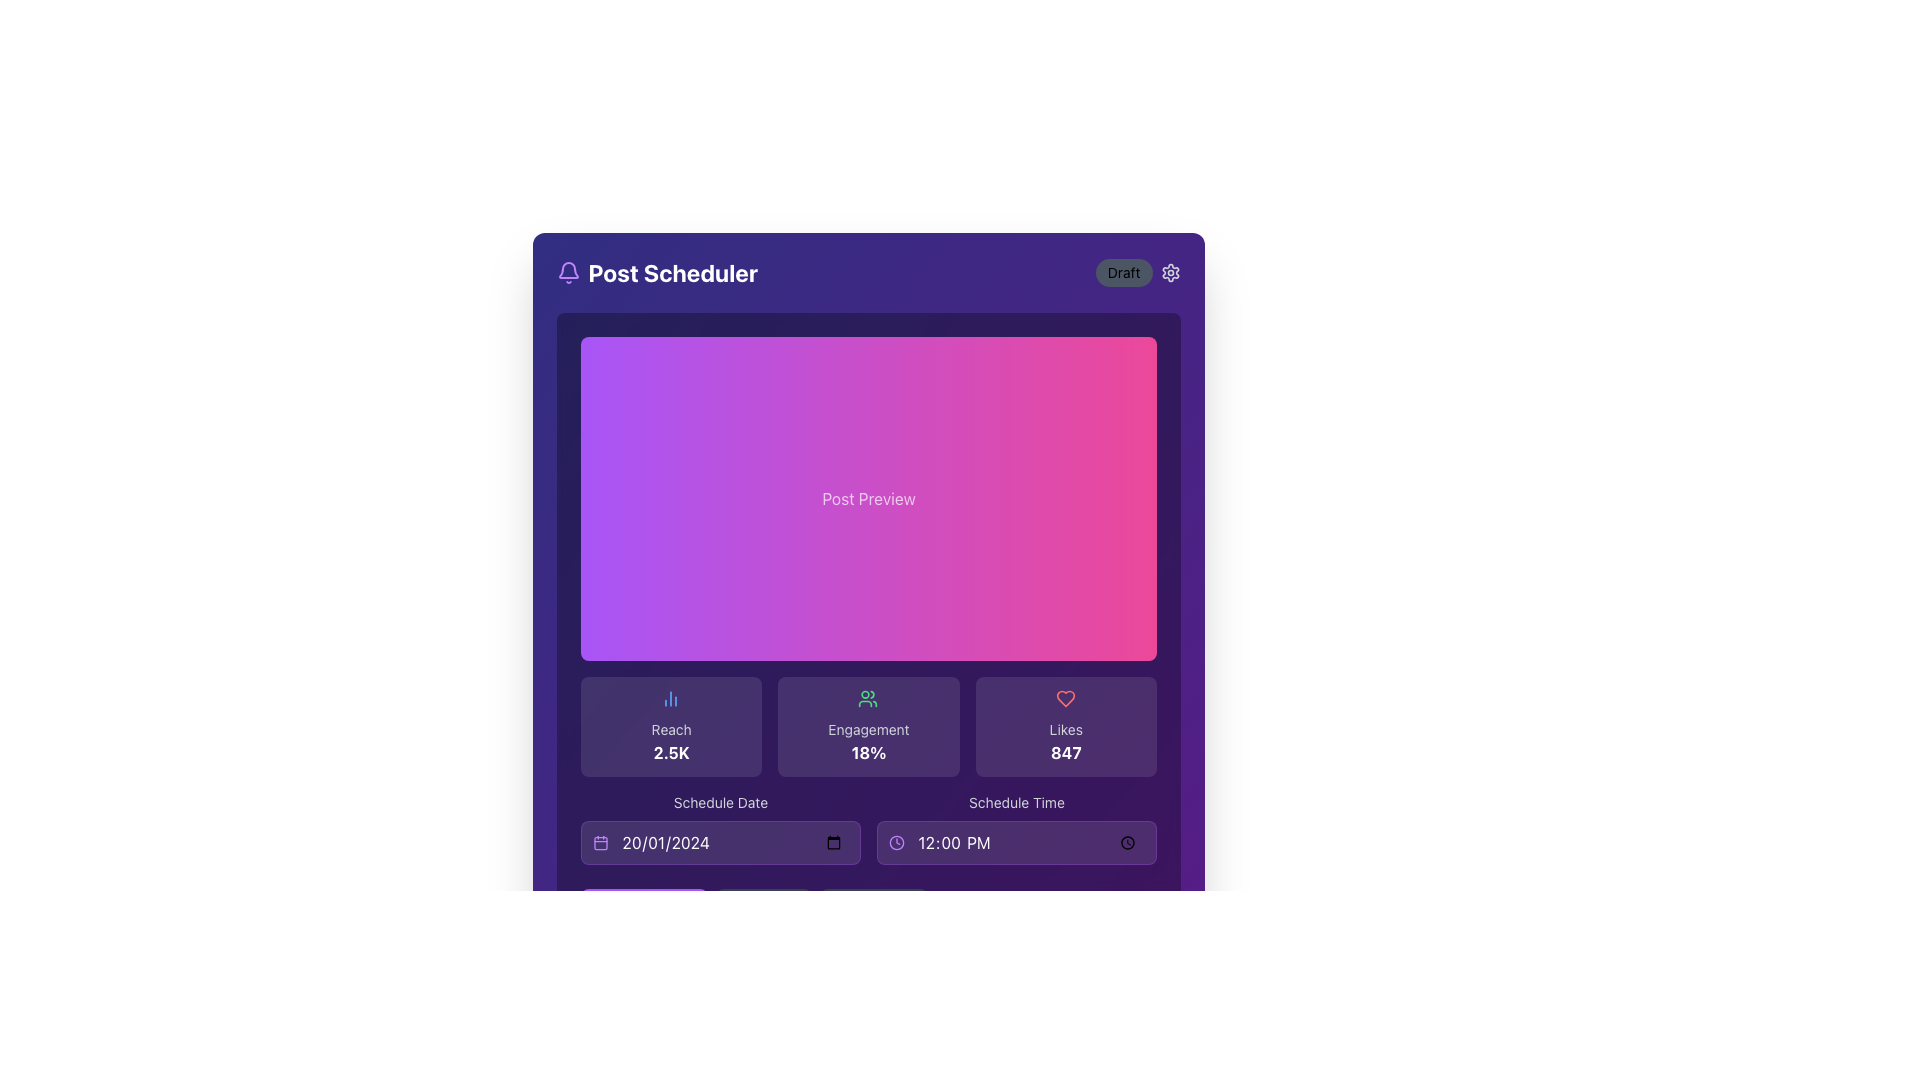 The width and height of the screenshot is (1920, 1080). Describe the element at coordinates (1138, 273) in the screenshot. I see `the 'Draft' status indicator badge located in the top-right corner of the main interface, adjacent to the settings icon and aligned with the 'Post Scheduler' title` at that location.